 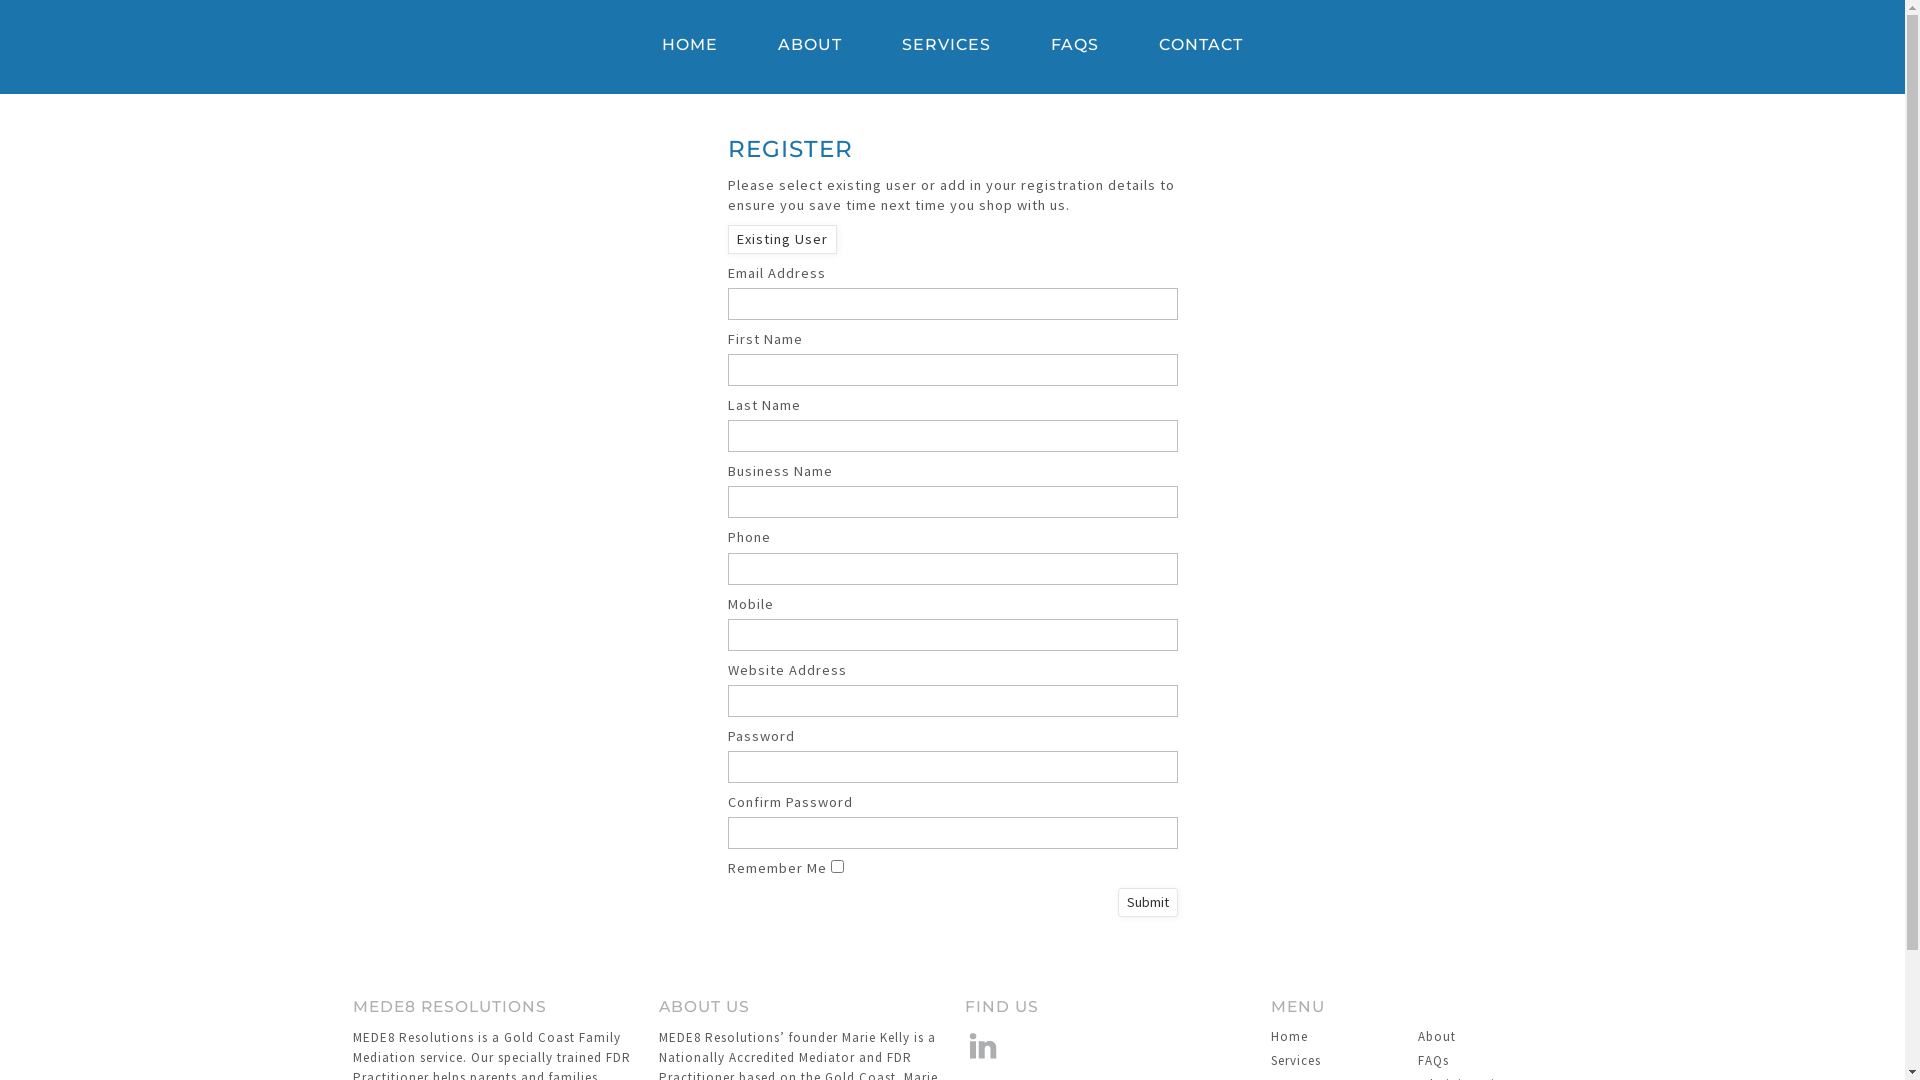 What do you see at coordinates (945, 45) in the screenshot?
I see `'SERVICES'` at bounding box center [945, 45].